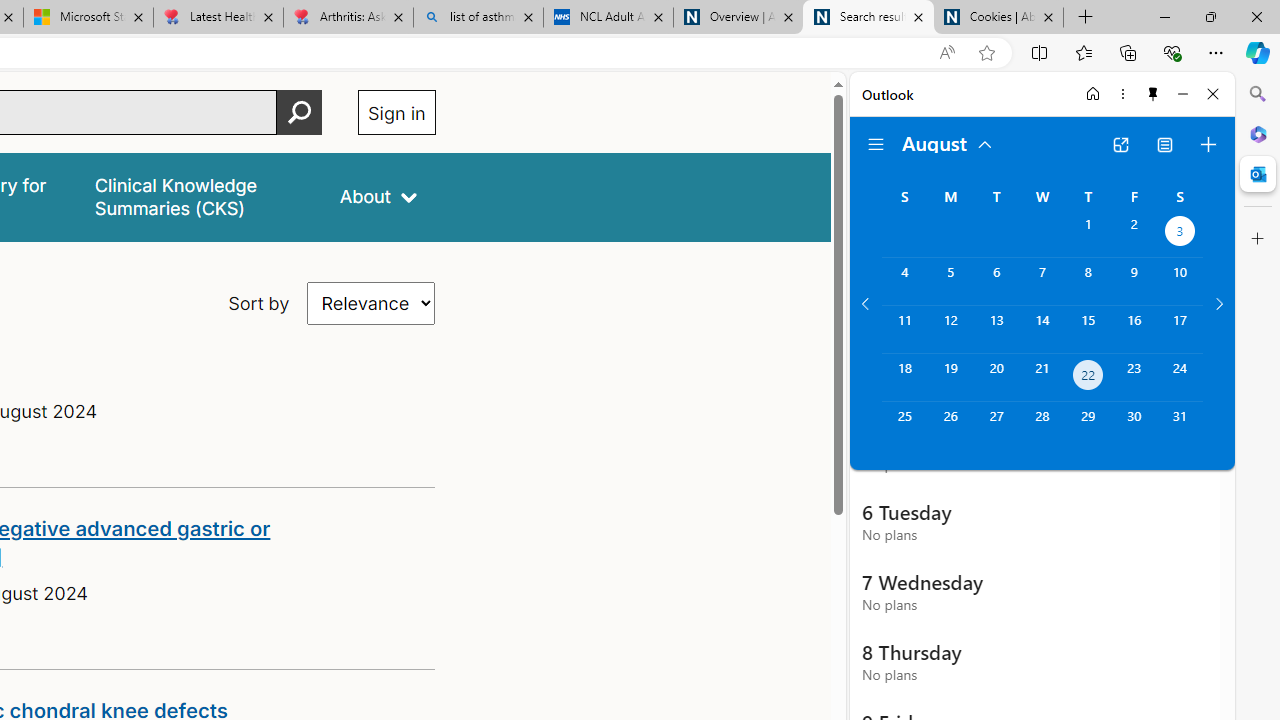  Describe the element at coordinates (371, 303) in the screenshot. I see `'Sort by'` at that location.